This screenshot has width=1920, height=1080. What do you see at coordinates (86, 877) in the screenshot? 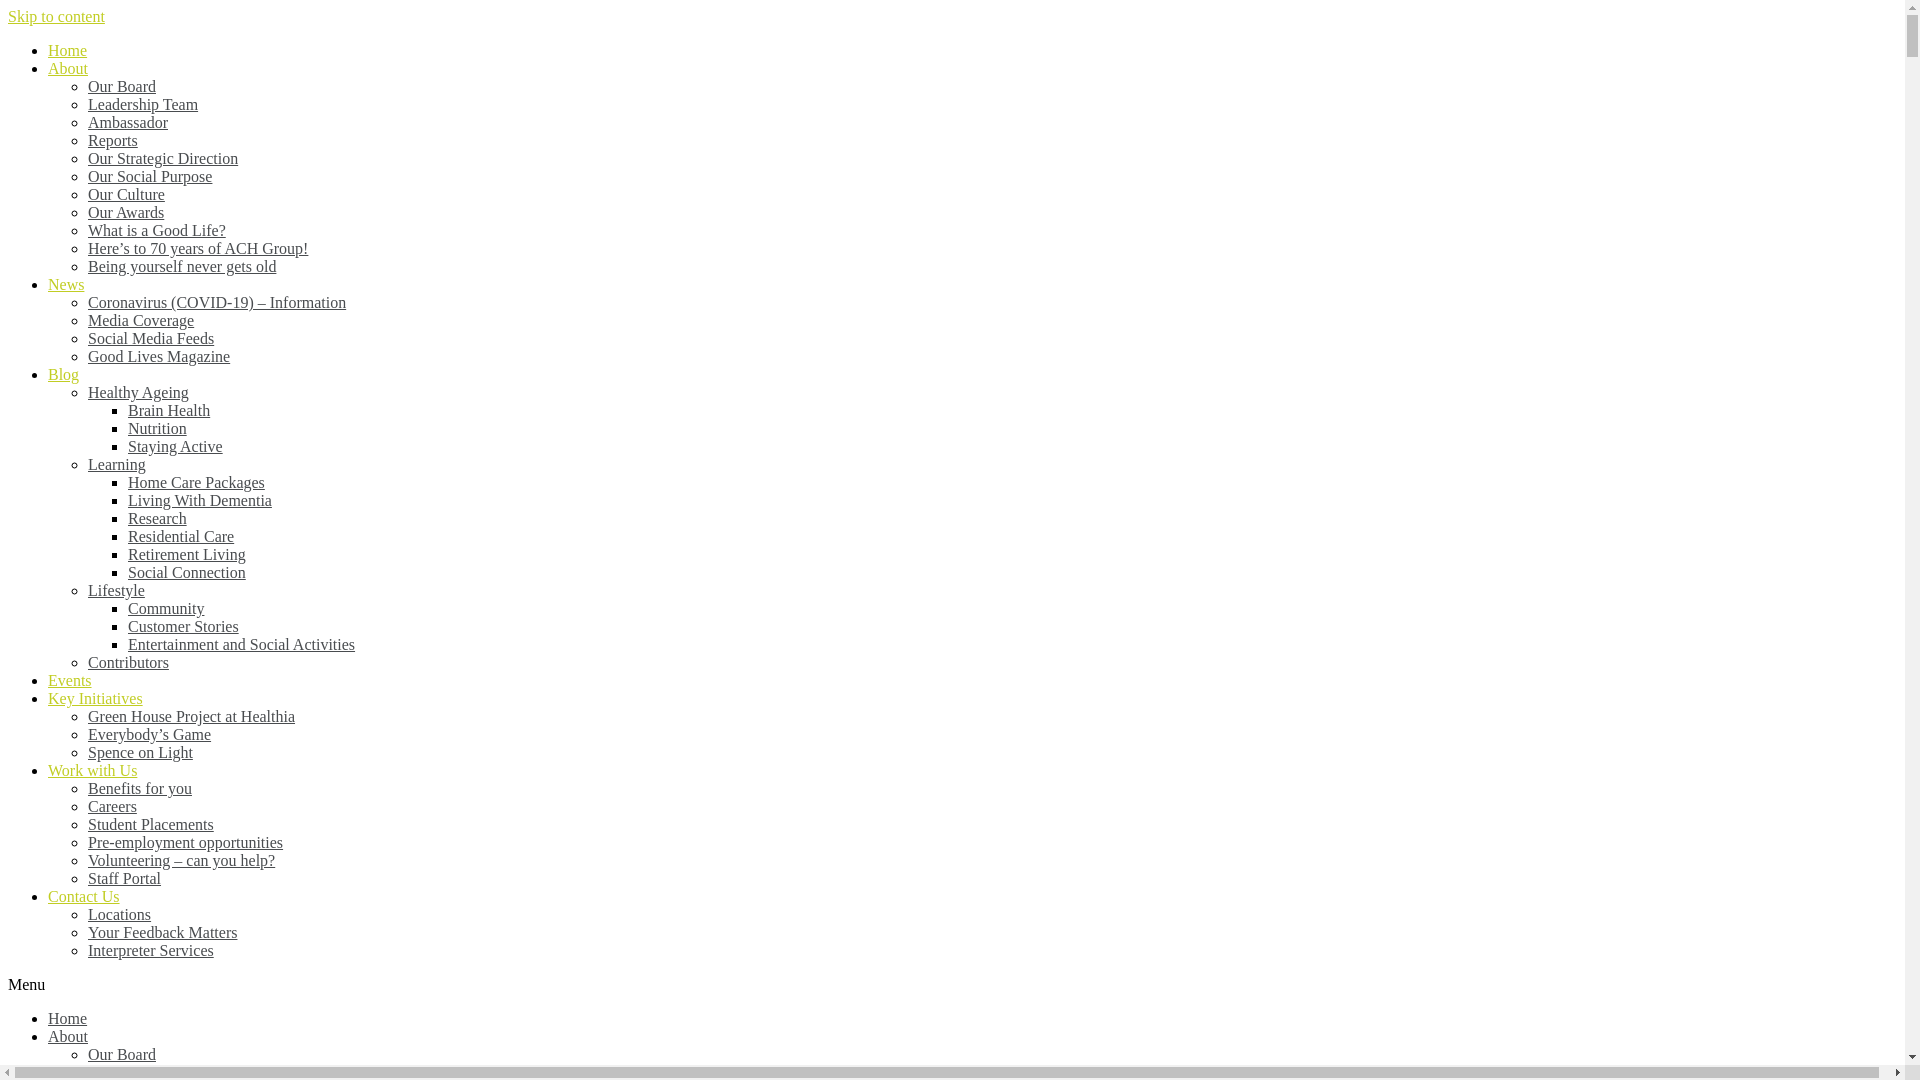
I see `'Staff Portal'` at bounding box center [86, 877].